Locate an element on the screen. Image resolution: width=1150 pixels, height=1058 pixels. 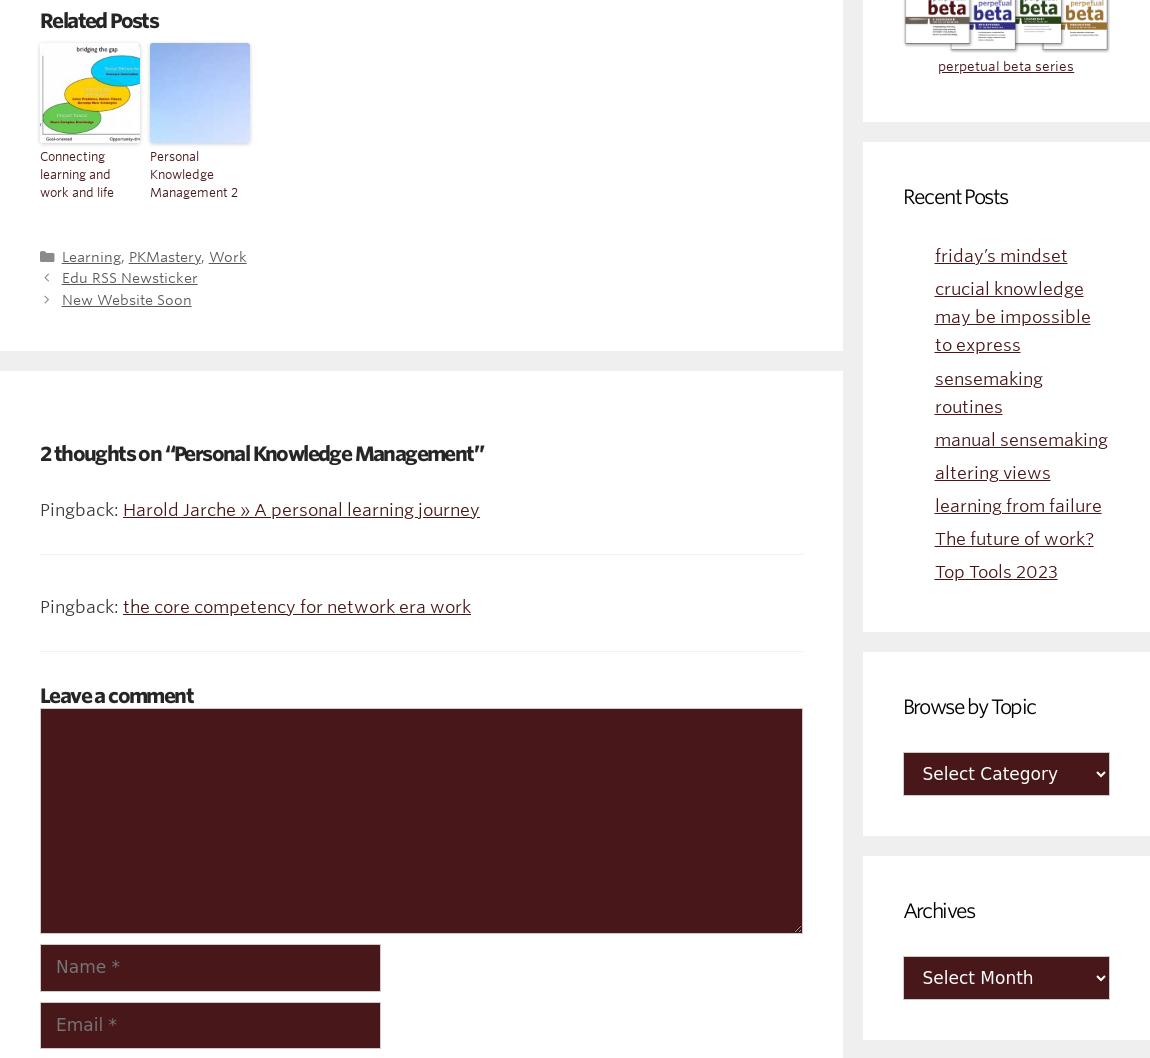
'Harold Jarche » A personal learning journey' is located at coordinates (122, 508).